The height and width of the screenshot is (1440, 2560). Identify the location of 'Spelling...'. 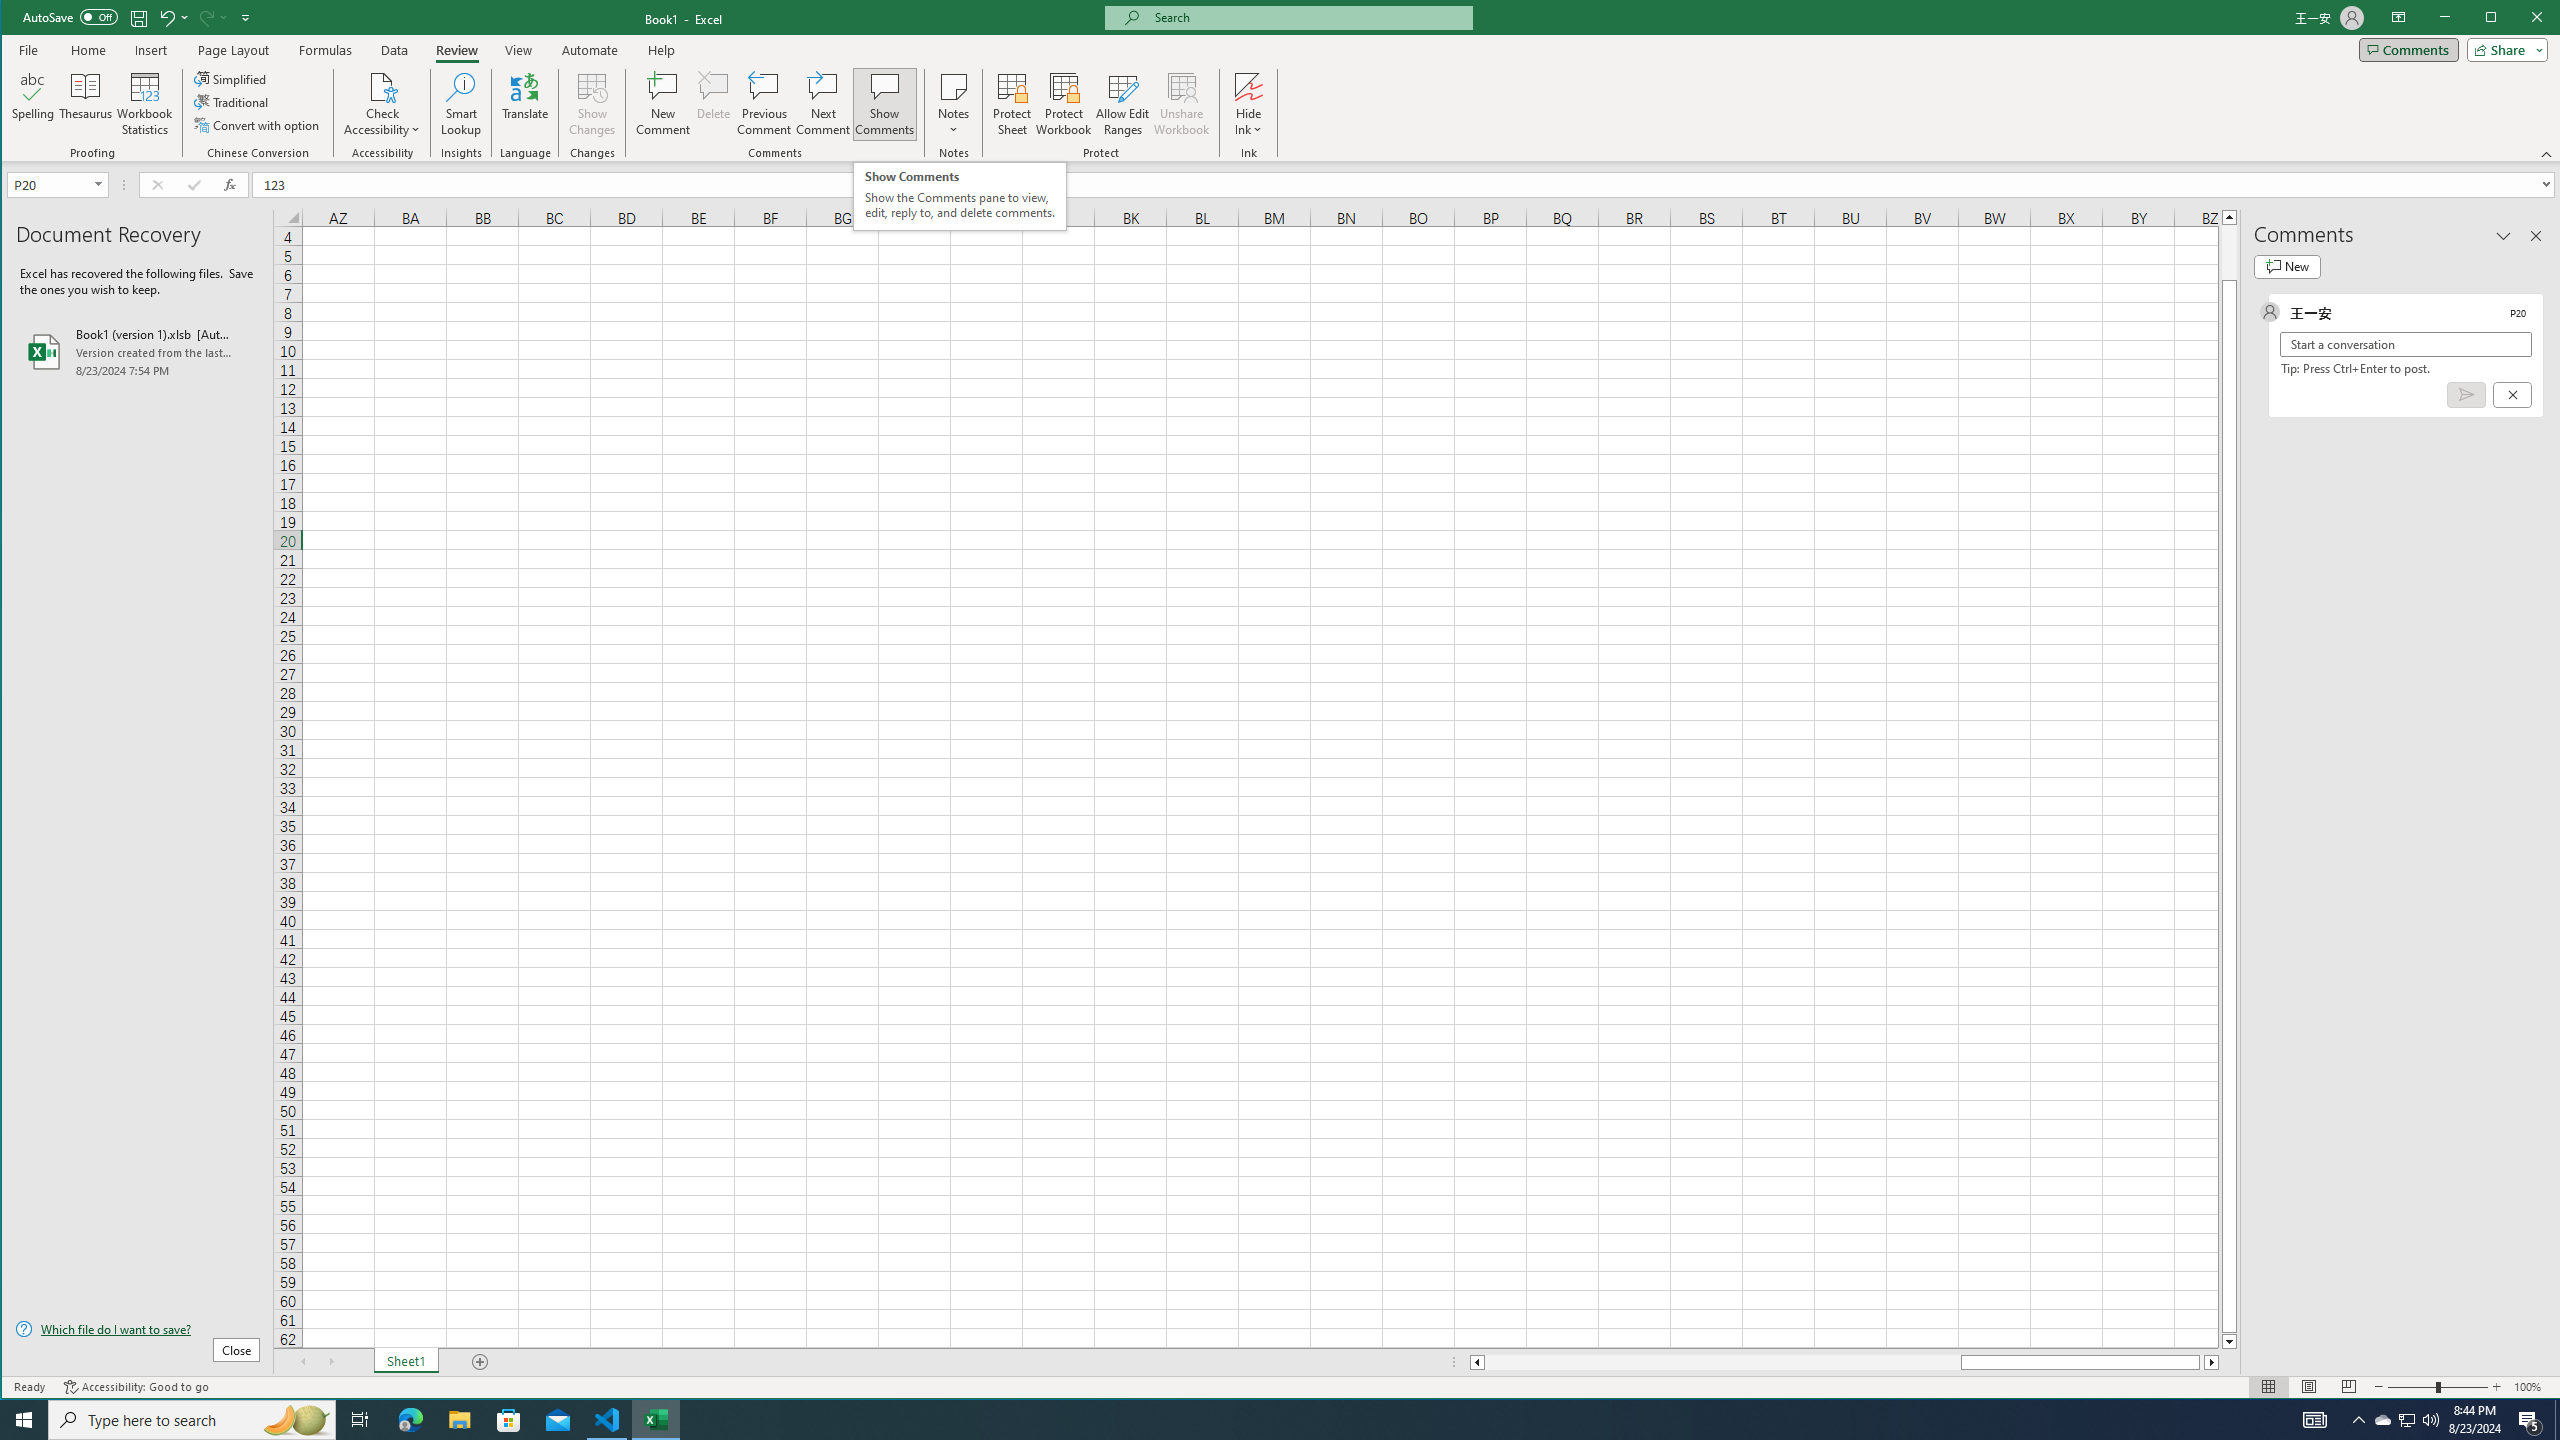
(32, 103).